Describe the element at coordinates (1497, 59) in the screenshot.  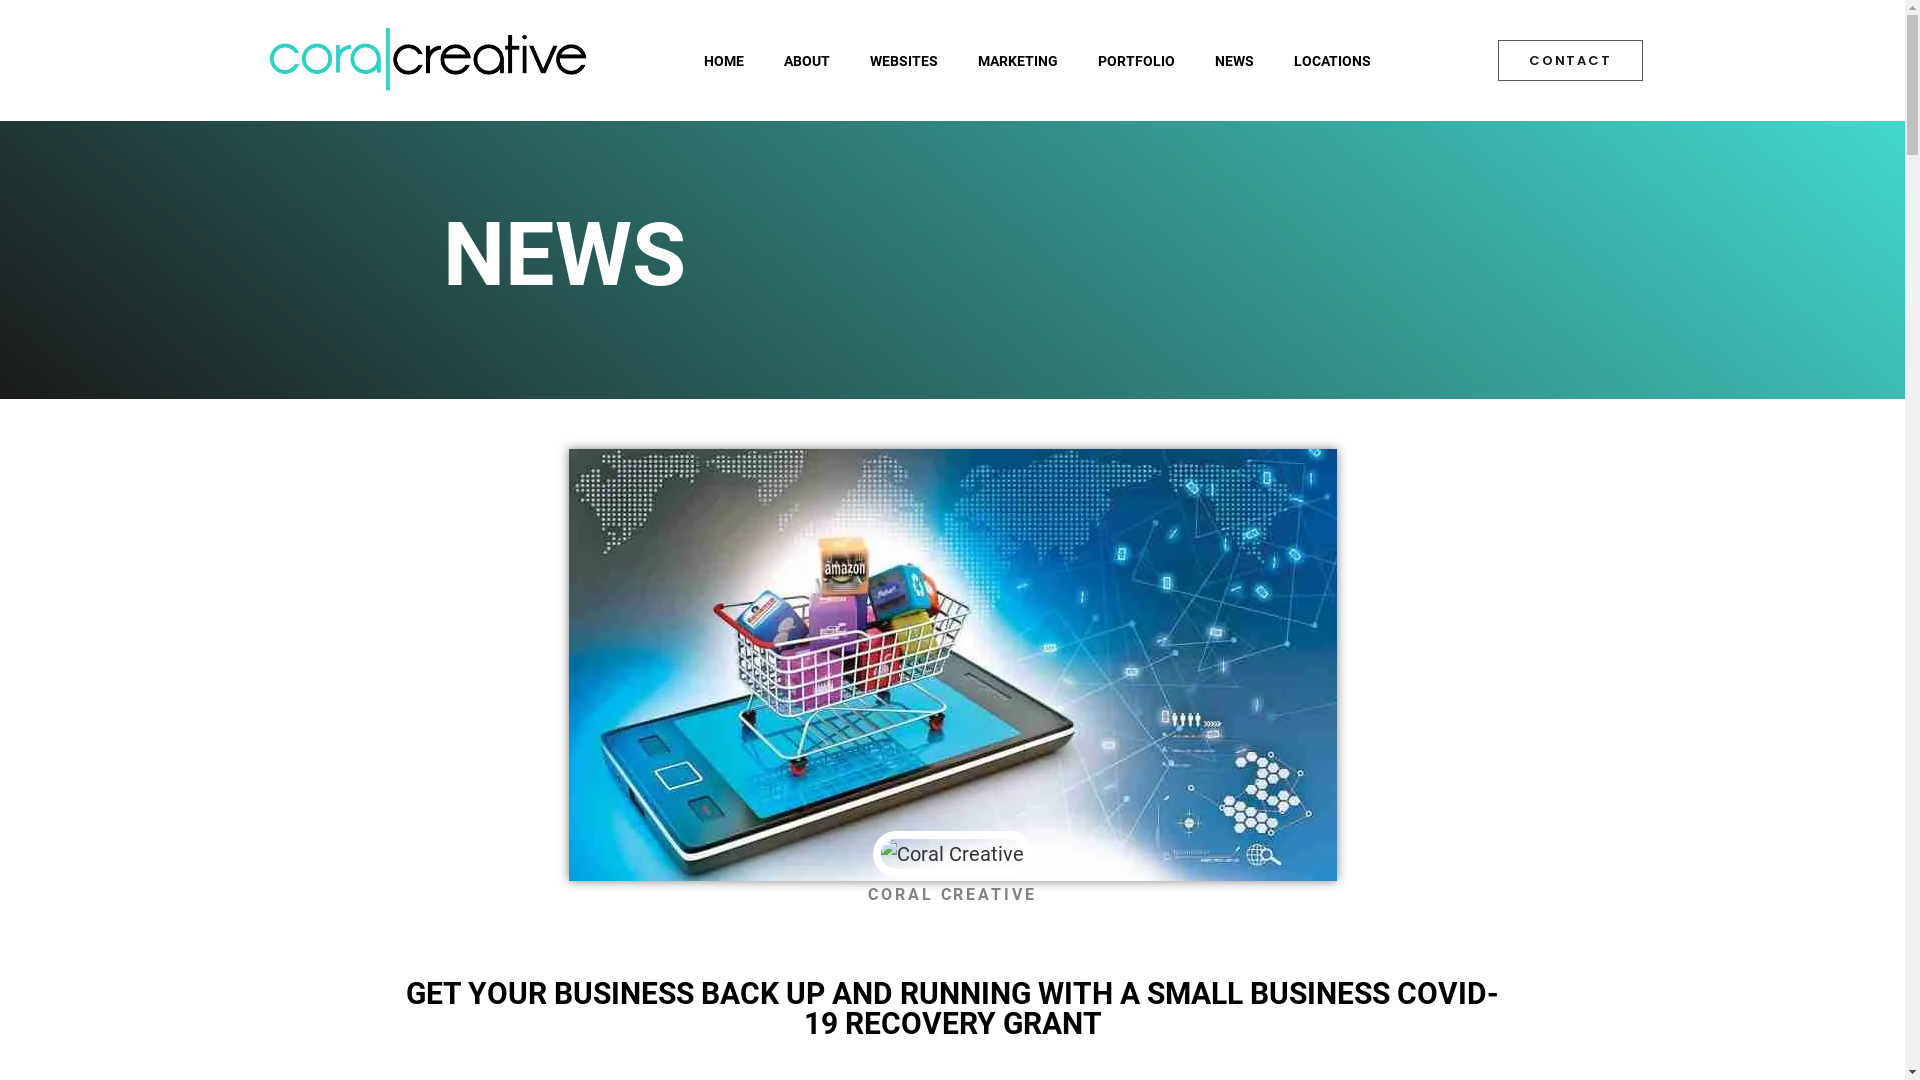
I see `'CONTACT'` at that location.